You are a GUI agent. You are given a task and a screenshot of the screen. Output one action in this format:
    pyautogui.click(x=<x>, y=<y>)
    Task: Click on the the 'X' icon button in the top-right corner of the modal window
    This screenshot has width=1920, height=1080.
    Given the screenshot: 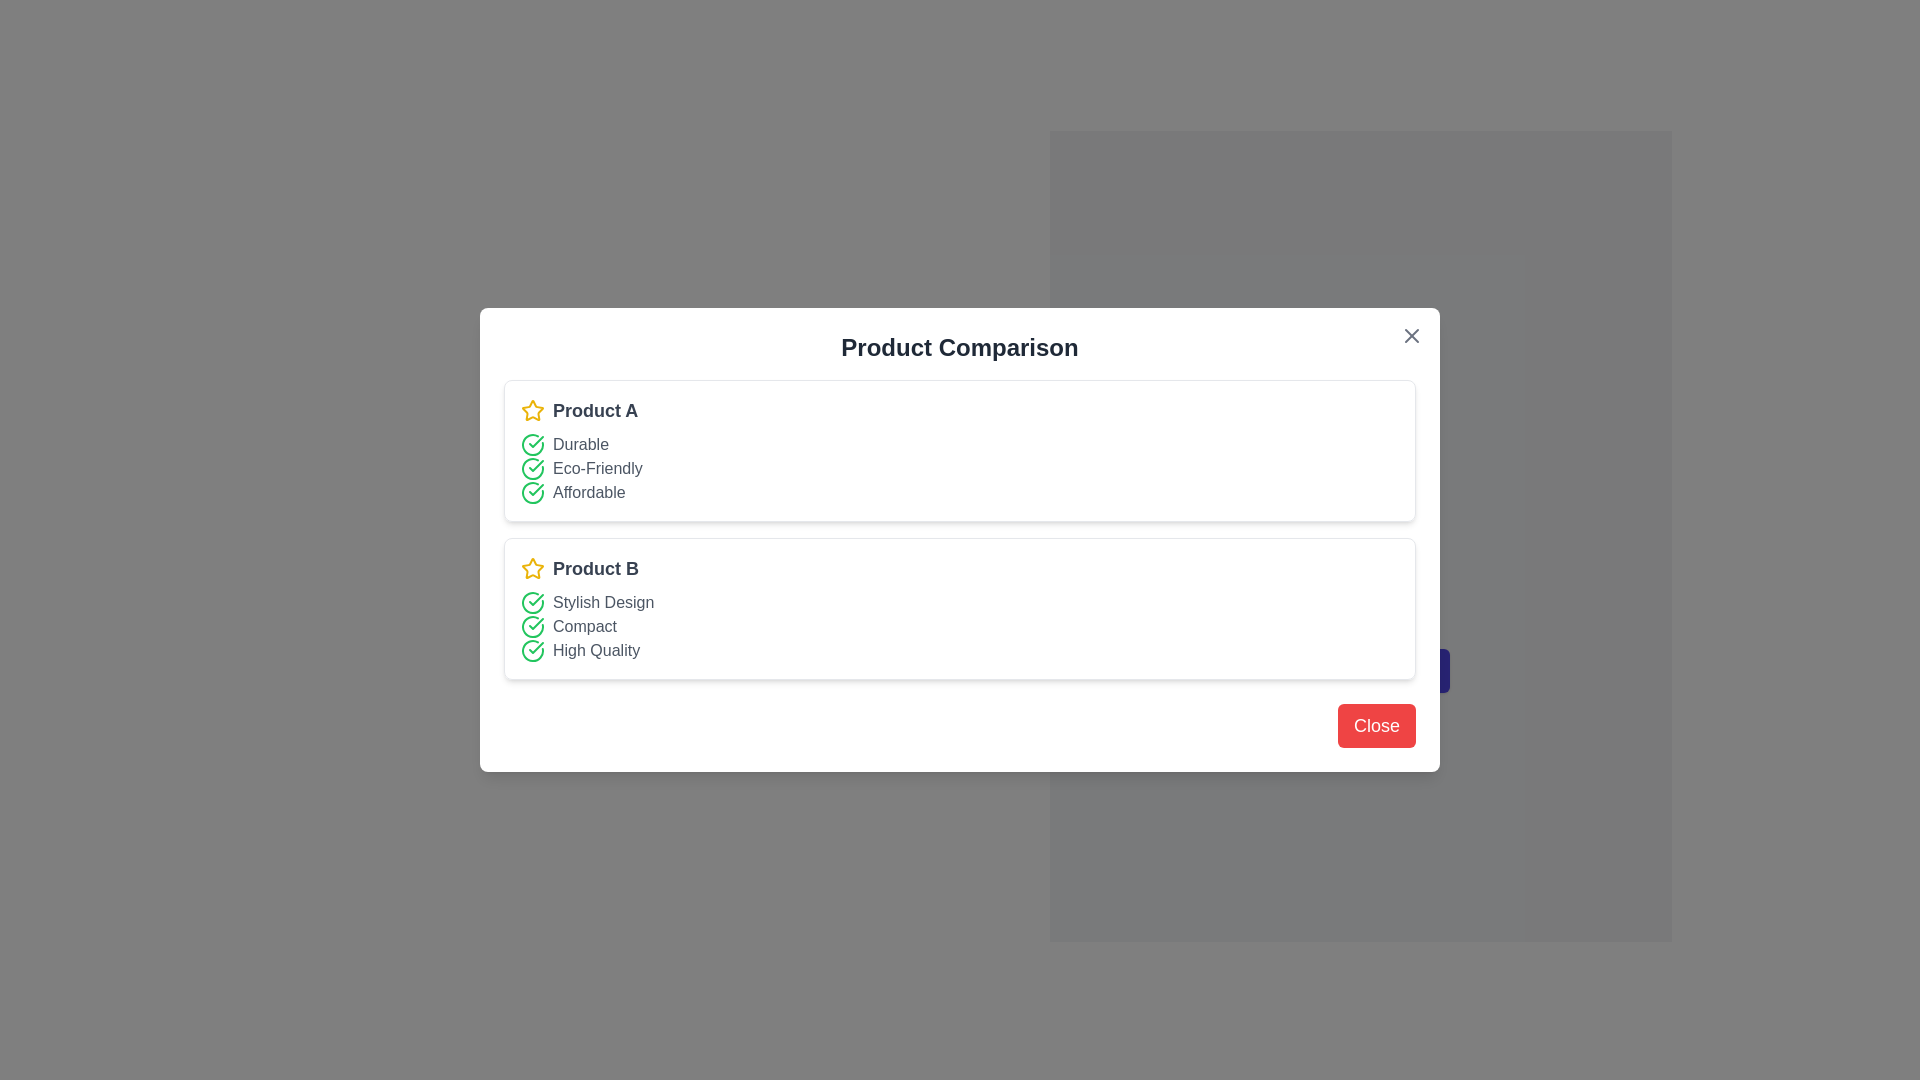 What is the action you would take?
    pyautogui.click(x=1410, y=334)
    